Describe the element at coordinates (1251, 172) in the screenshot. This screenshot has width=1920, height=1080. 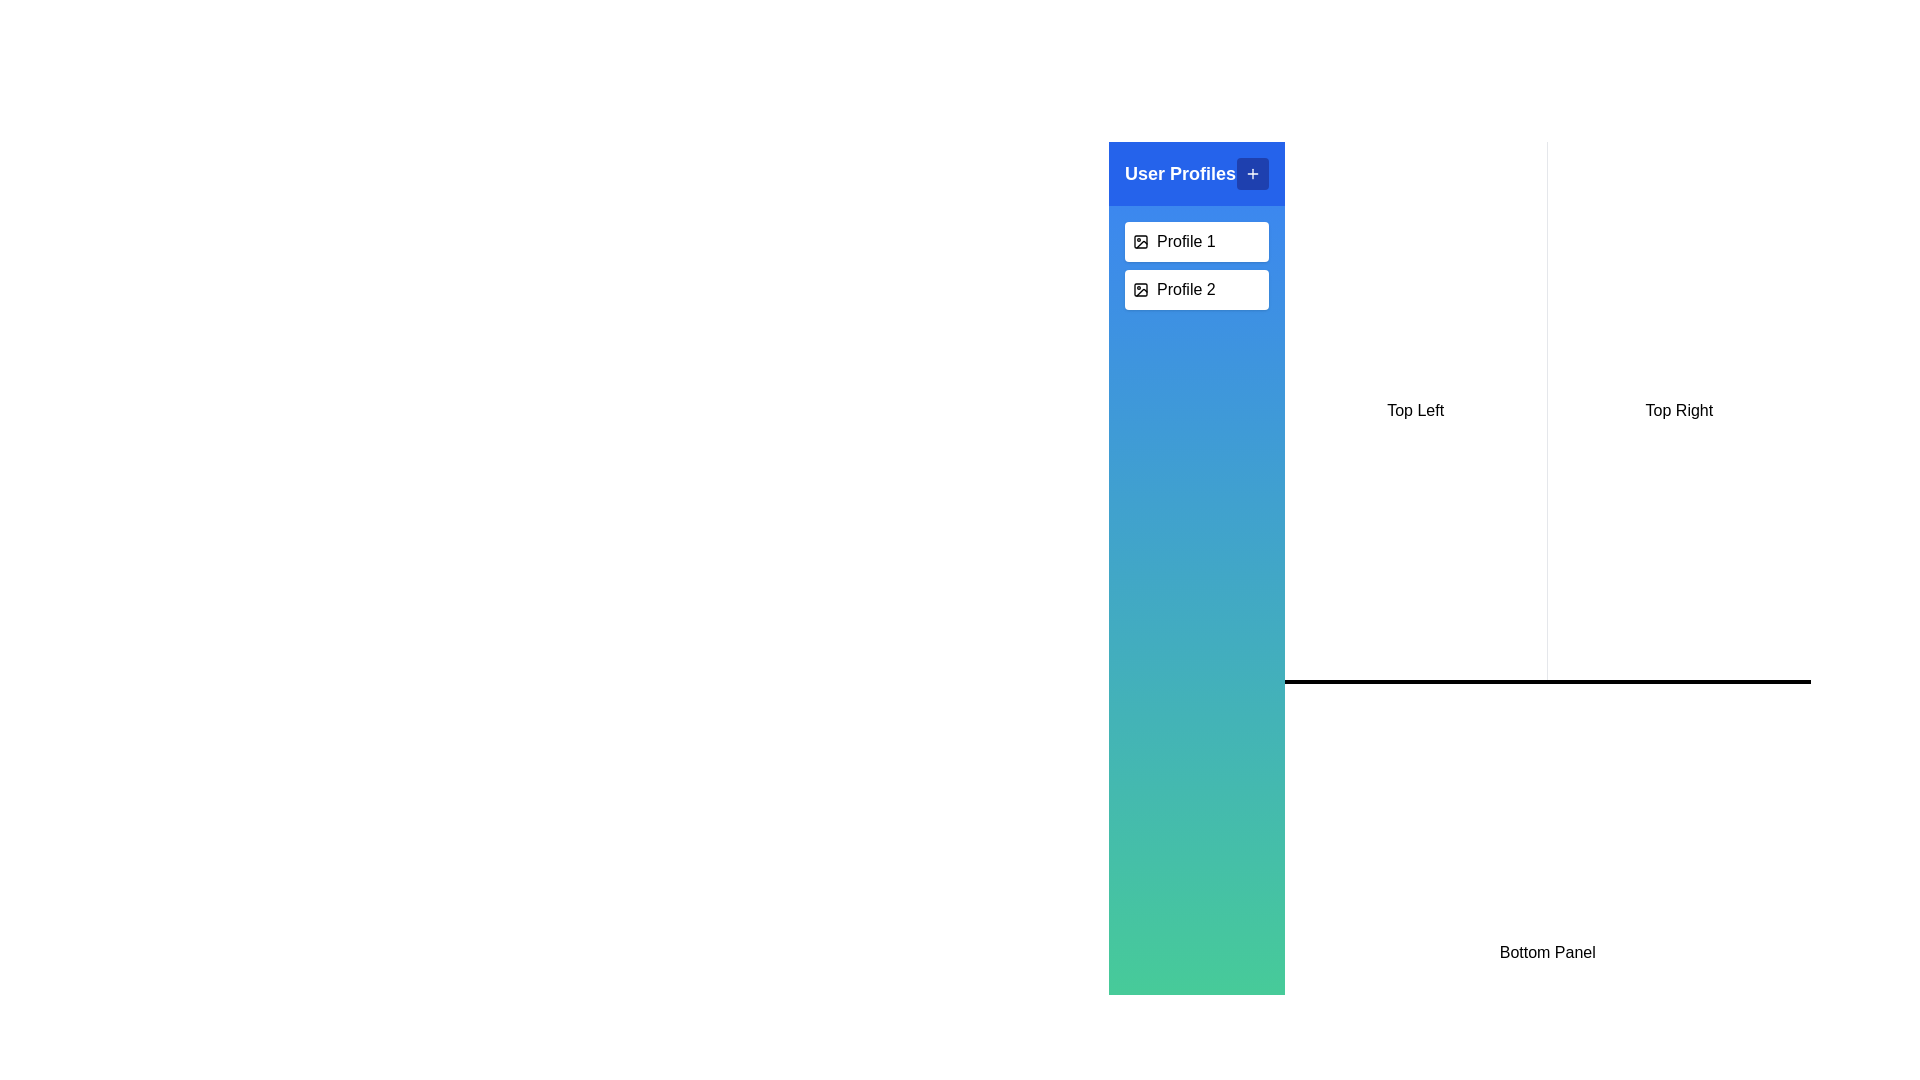
I see `the 'Add' icon located at the top-right corner of the blue bar labeled 'User Profiles'` at that location.